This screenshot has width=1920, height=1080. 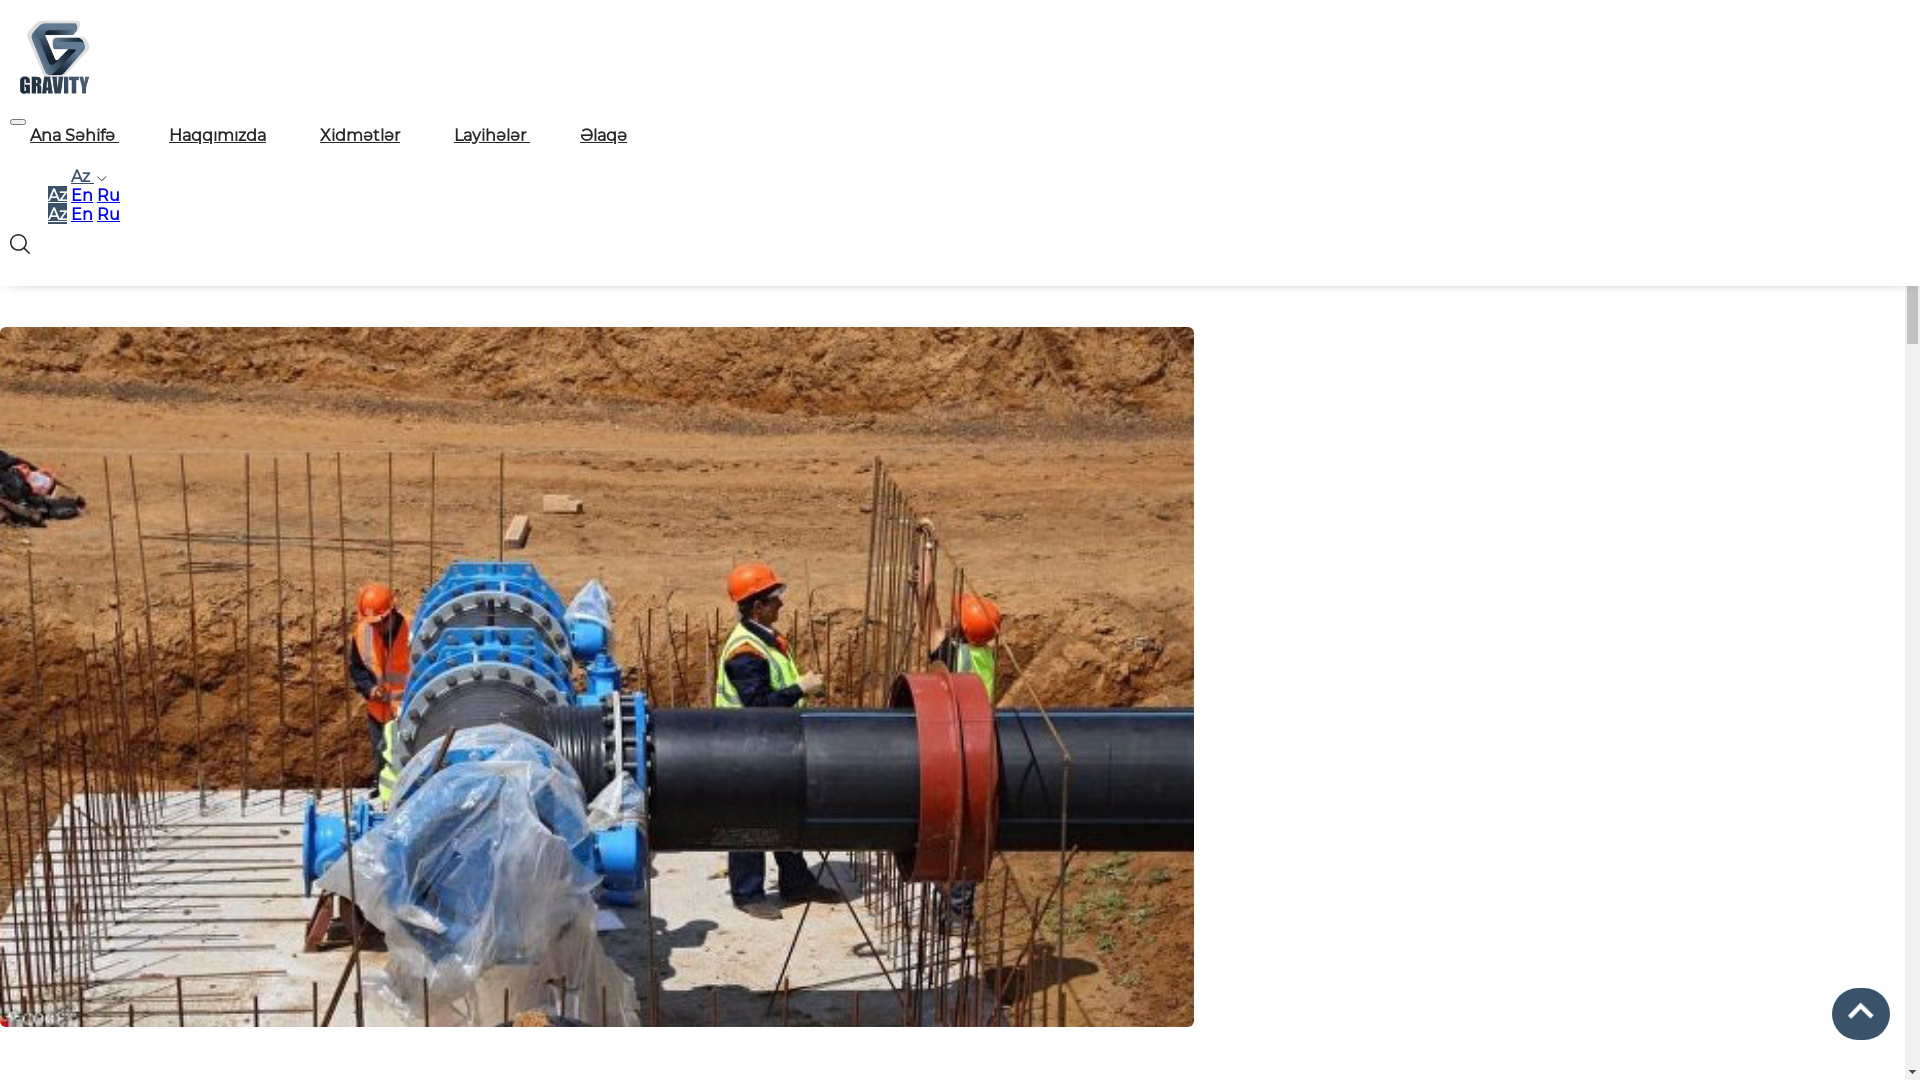 What do you see at coordinates (85, 175) in the screenshot?
I see `'Az'` at bounding box center [85, 175].